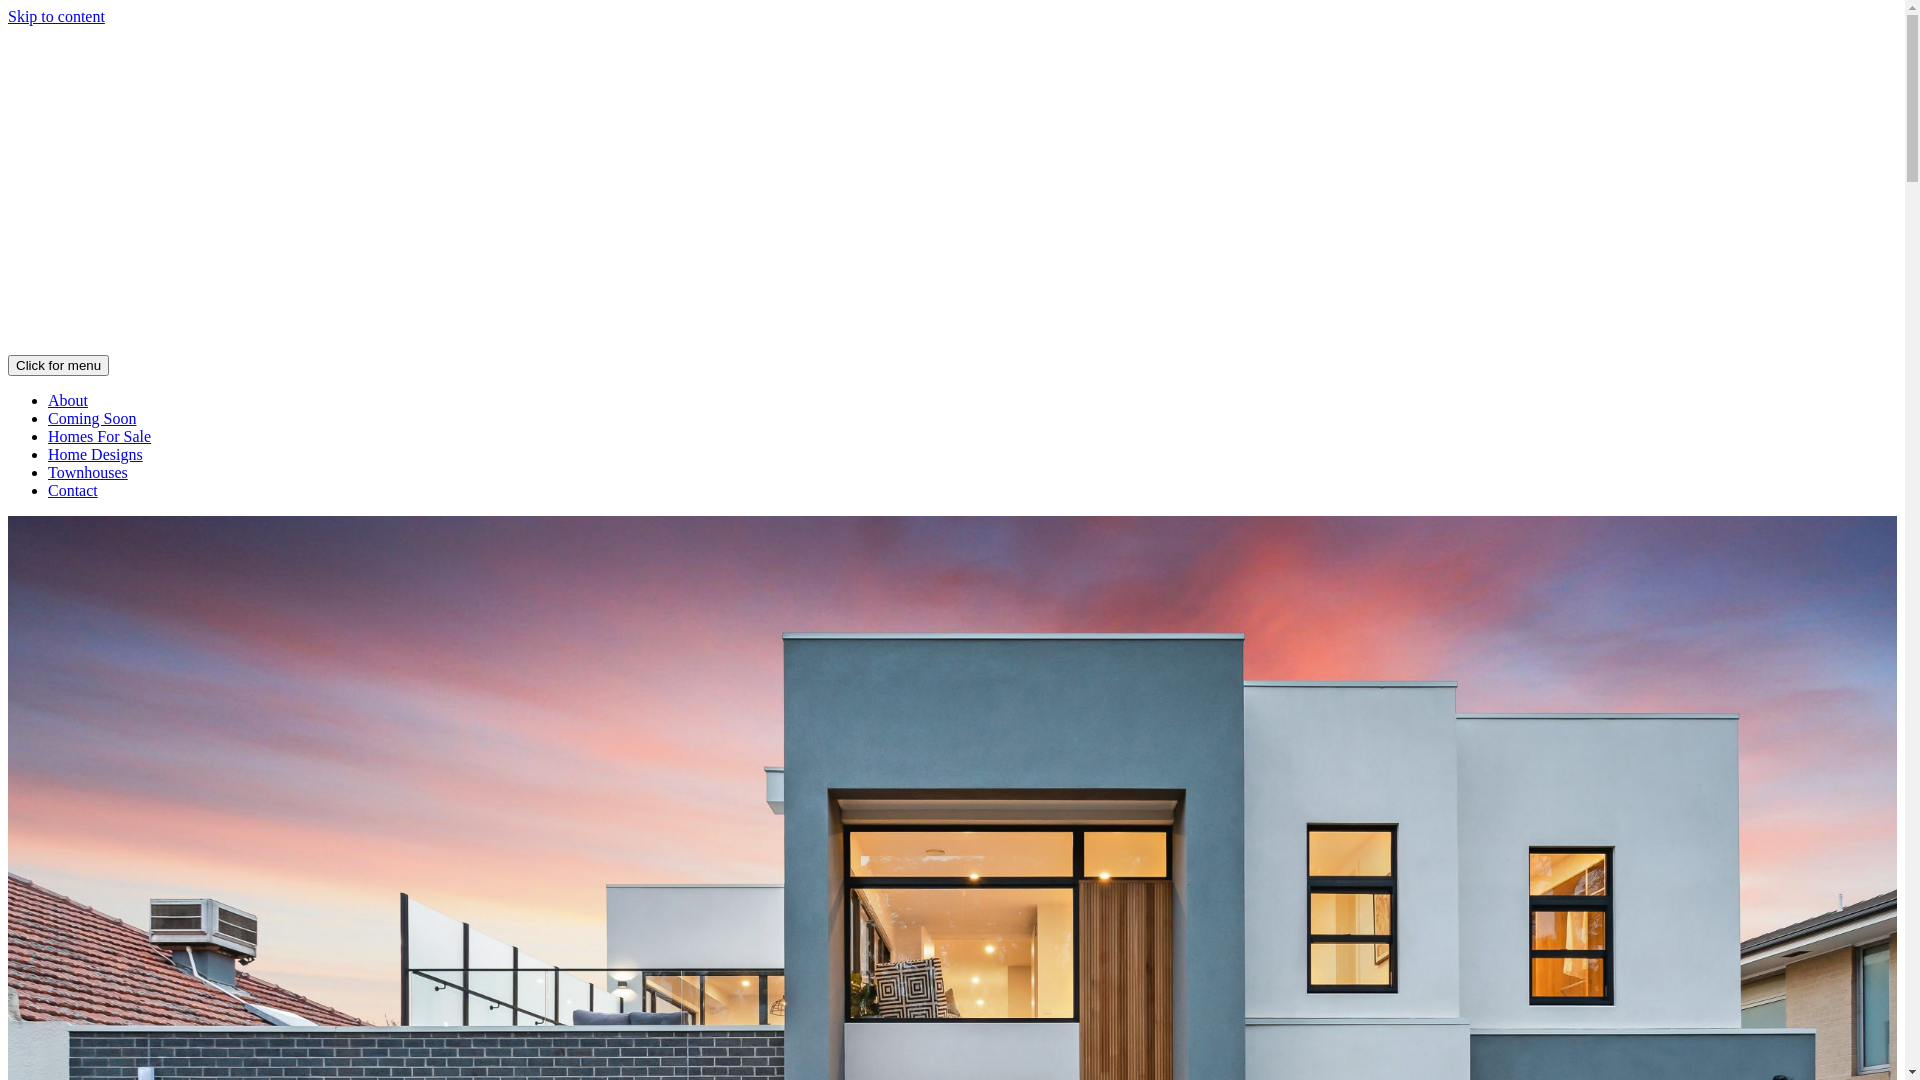  I want to click on 'Skip to content', so click(56, 16).